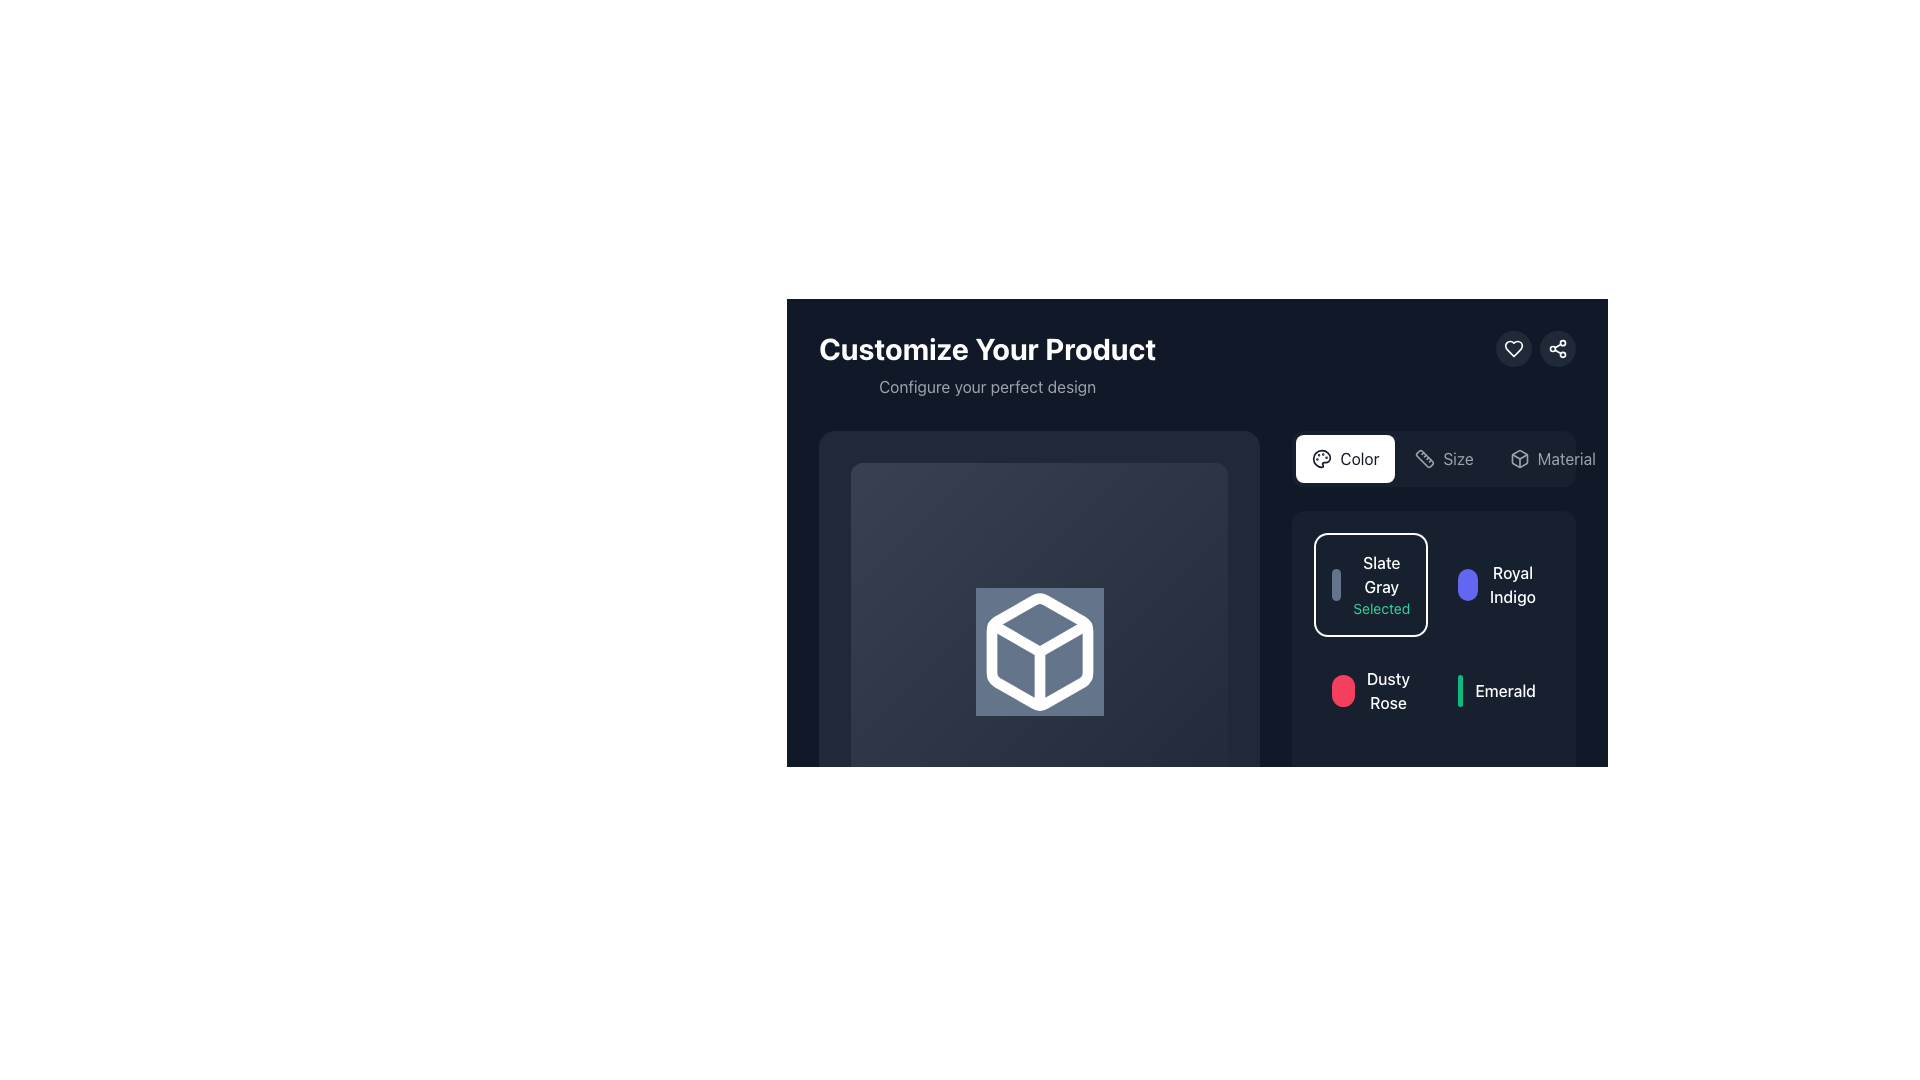 This screenshot has width=1920, height=1080. What do you see at coordinates (1497, 585) in the screenshot?
I see `the 'Royal Indigo' selectable item in the color selector panel` at bounding box center [1497, 585].